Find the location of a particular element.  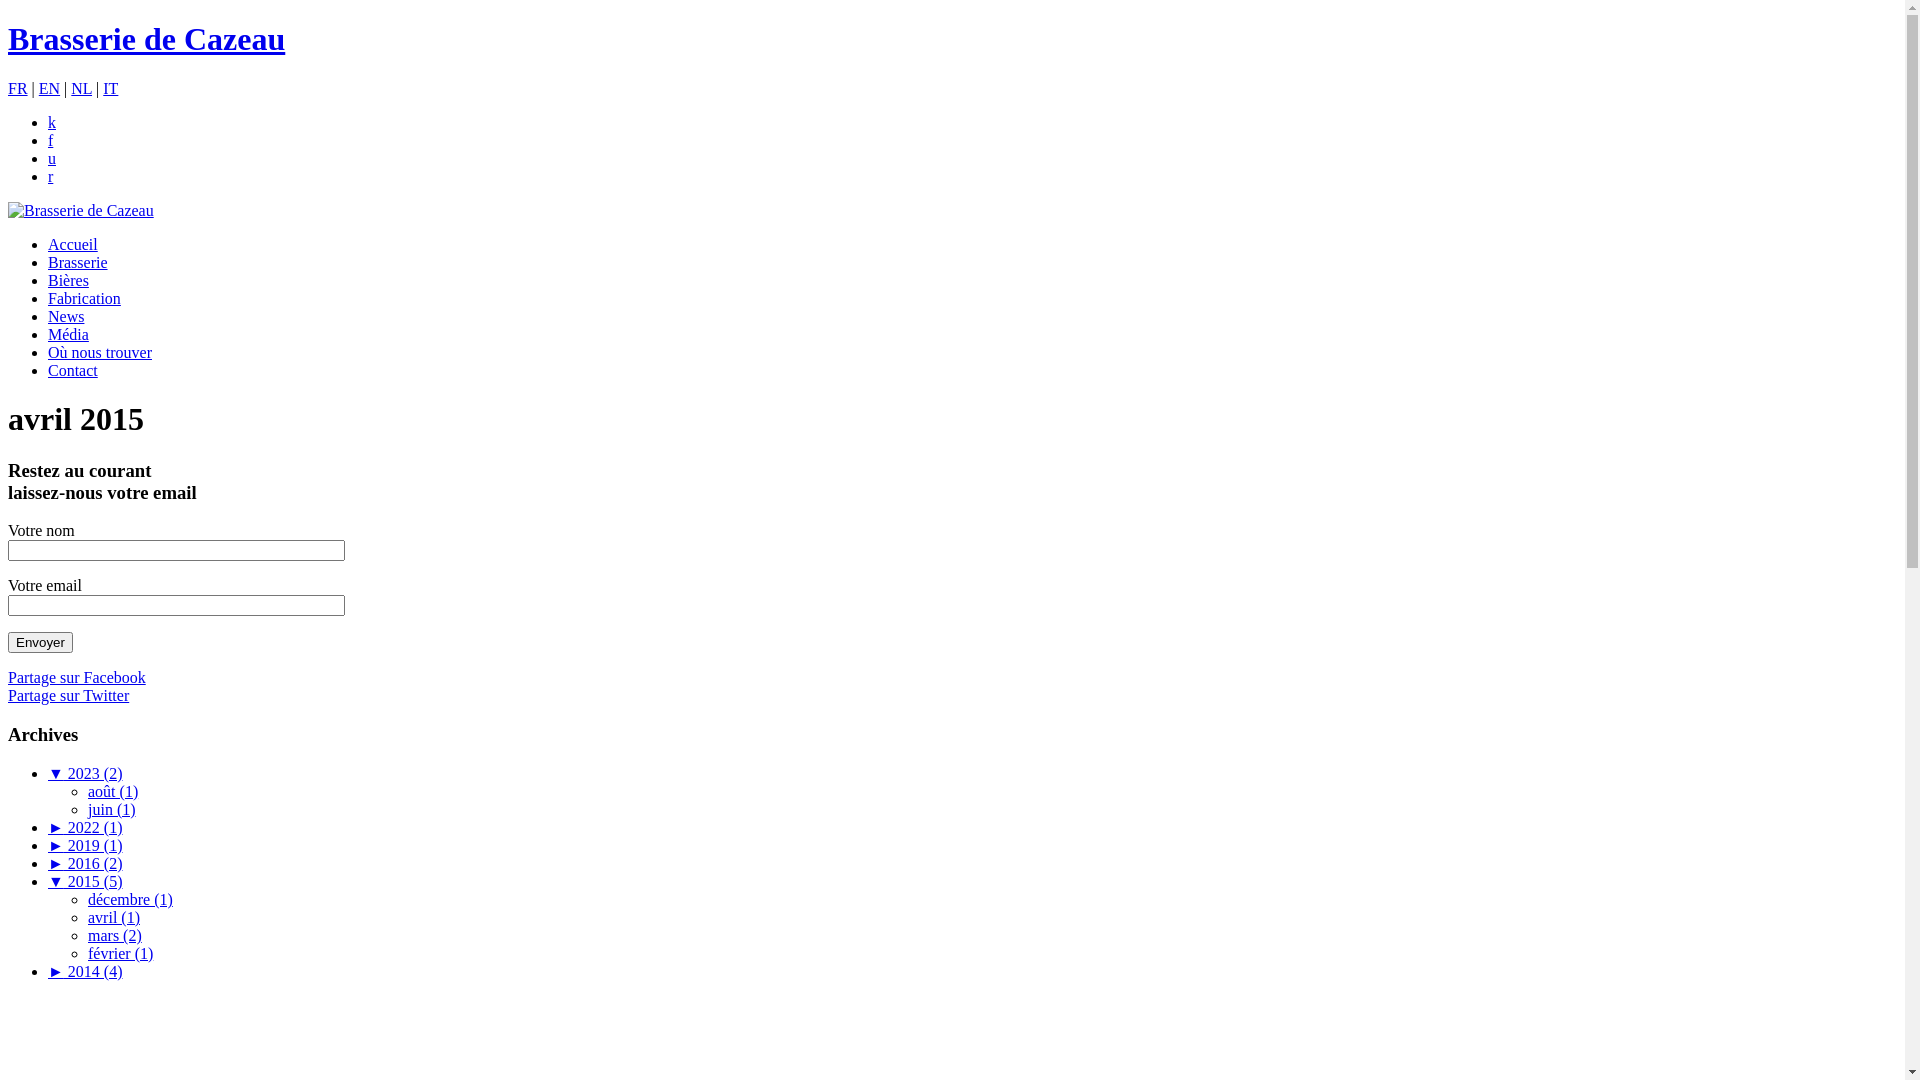

'News' is located at coordinates (66, 315).